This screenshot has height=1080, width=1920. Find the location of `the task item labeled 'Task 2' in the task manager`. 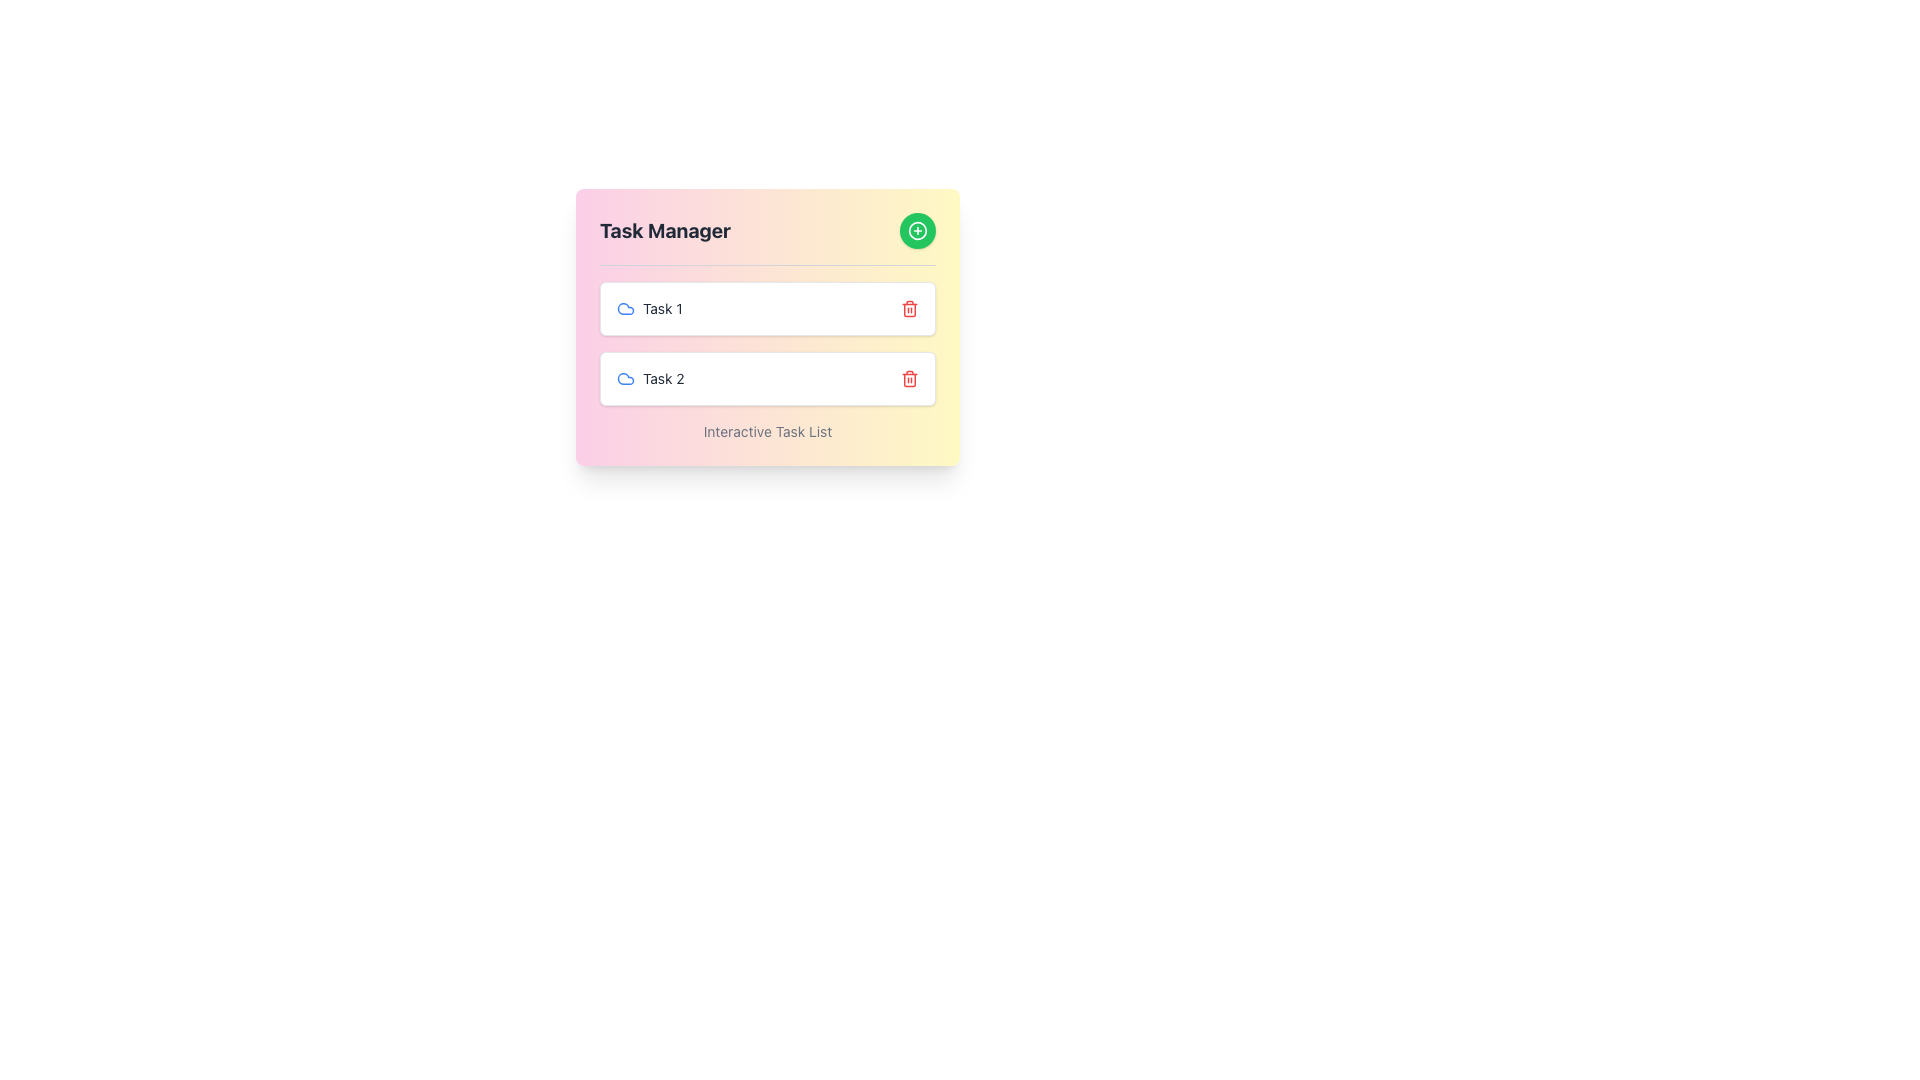

the task item labeled 'Task 2' in the task manager is located at coordinates (767, 378).